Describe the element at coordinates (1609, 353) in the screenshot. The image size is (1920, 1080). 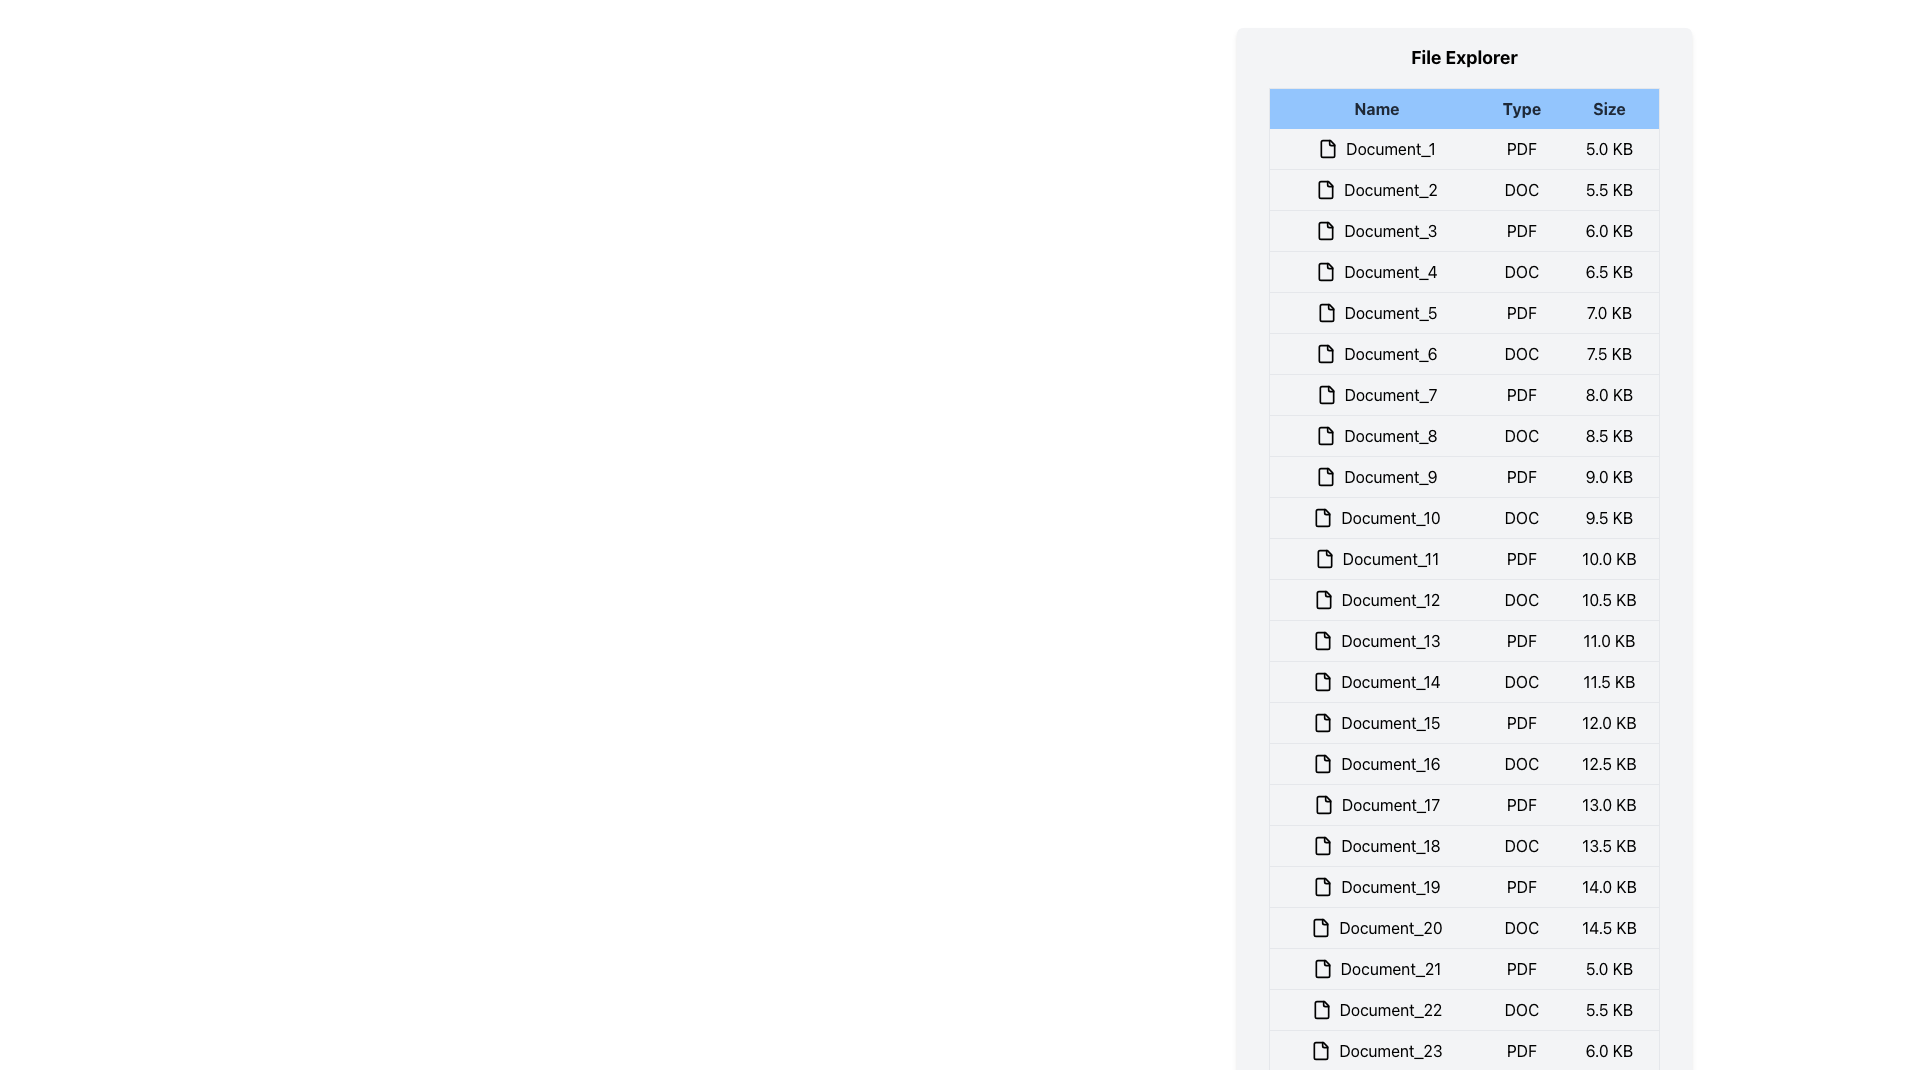
I see `the text label displaying '7.5 KB' in the 'Size' column of the file explorer table, located in the sixth row` at that location.